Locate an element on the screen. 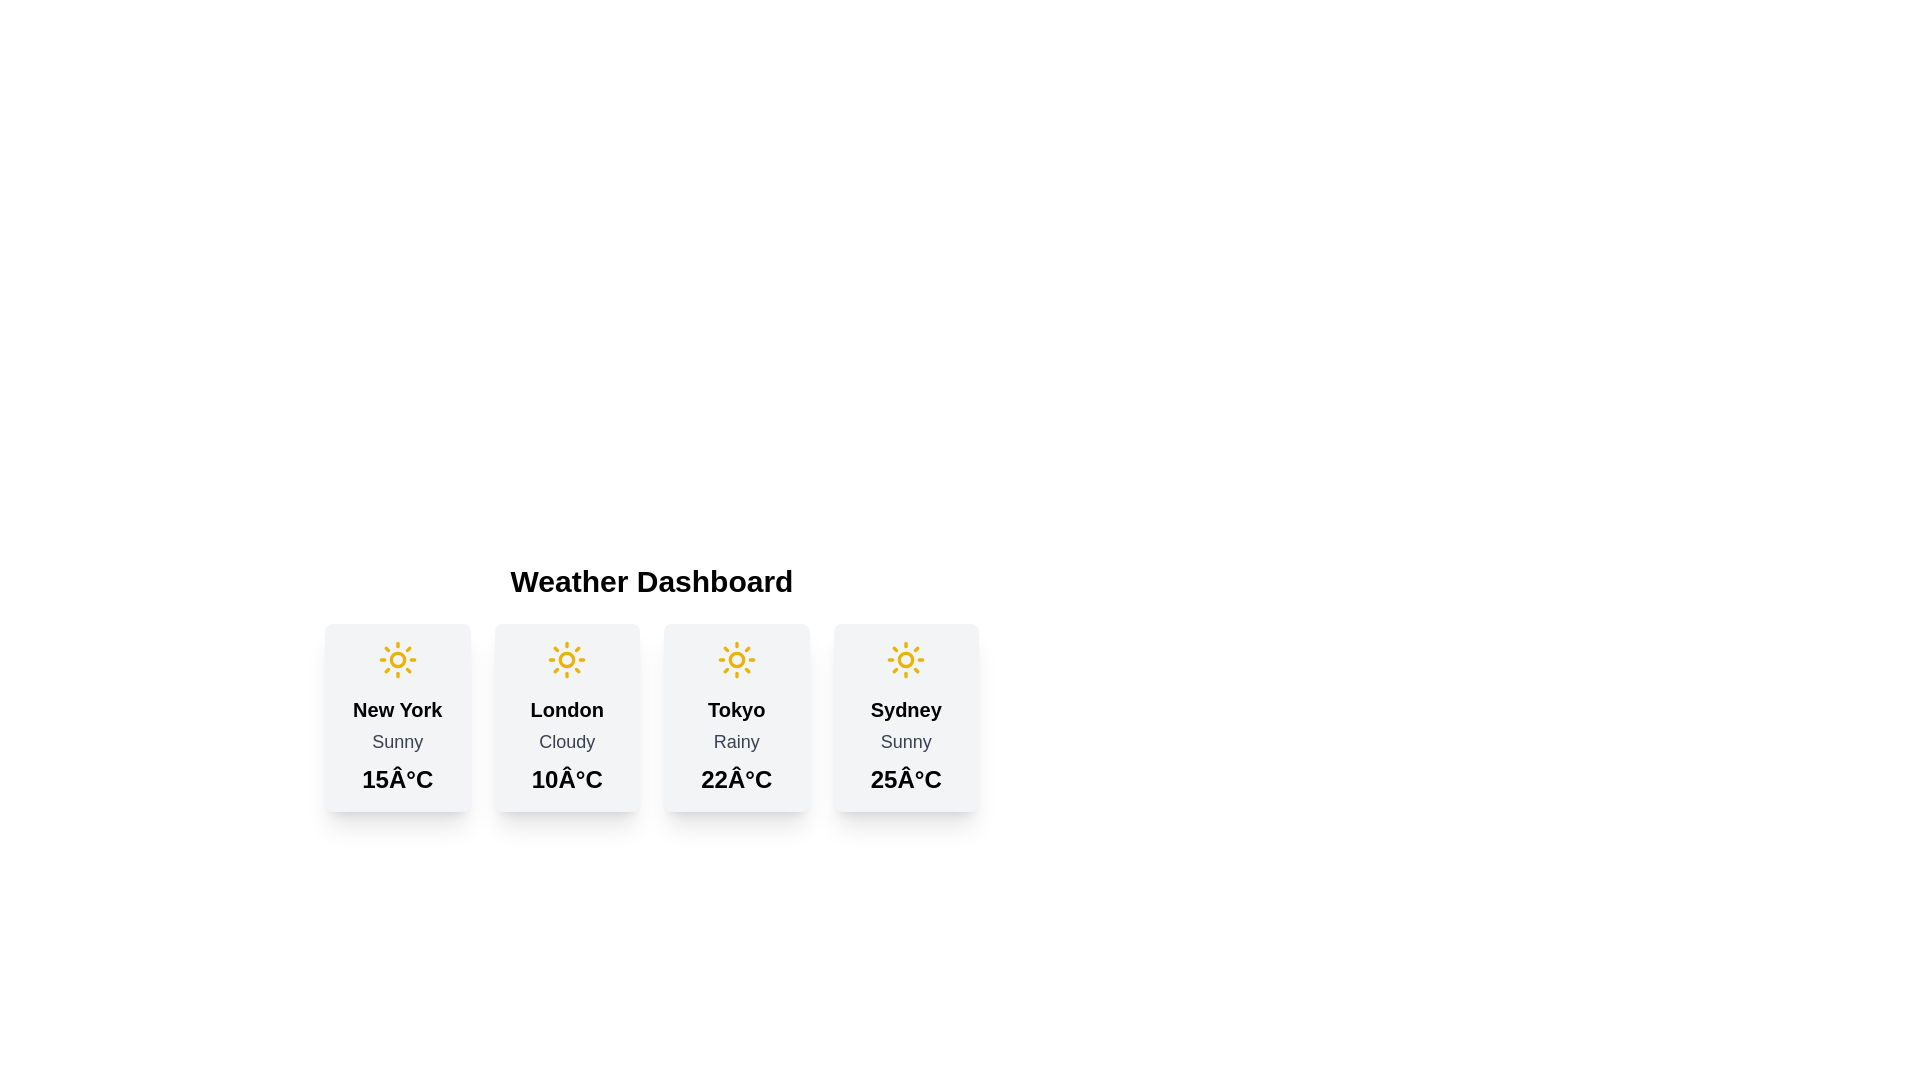 The image size is (1920, 1080). the text label displaying the temperature '15Â°C' at the bottom center of the weather card for 'New York' is located at coordinates (397, 778).